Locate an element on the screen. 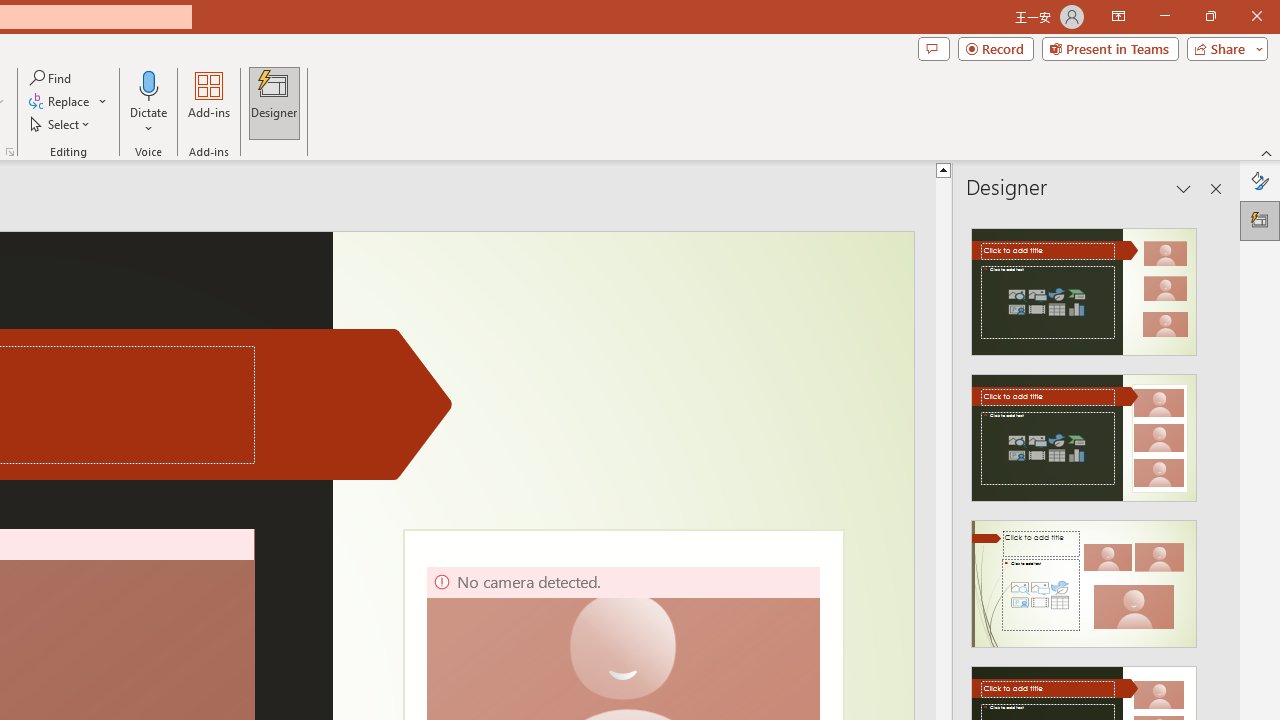  'Find...' is located at coordinates (51, 77).